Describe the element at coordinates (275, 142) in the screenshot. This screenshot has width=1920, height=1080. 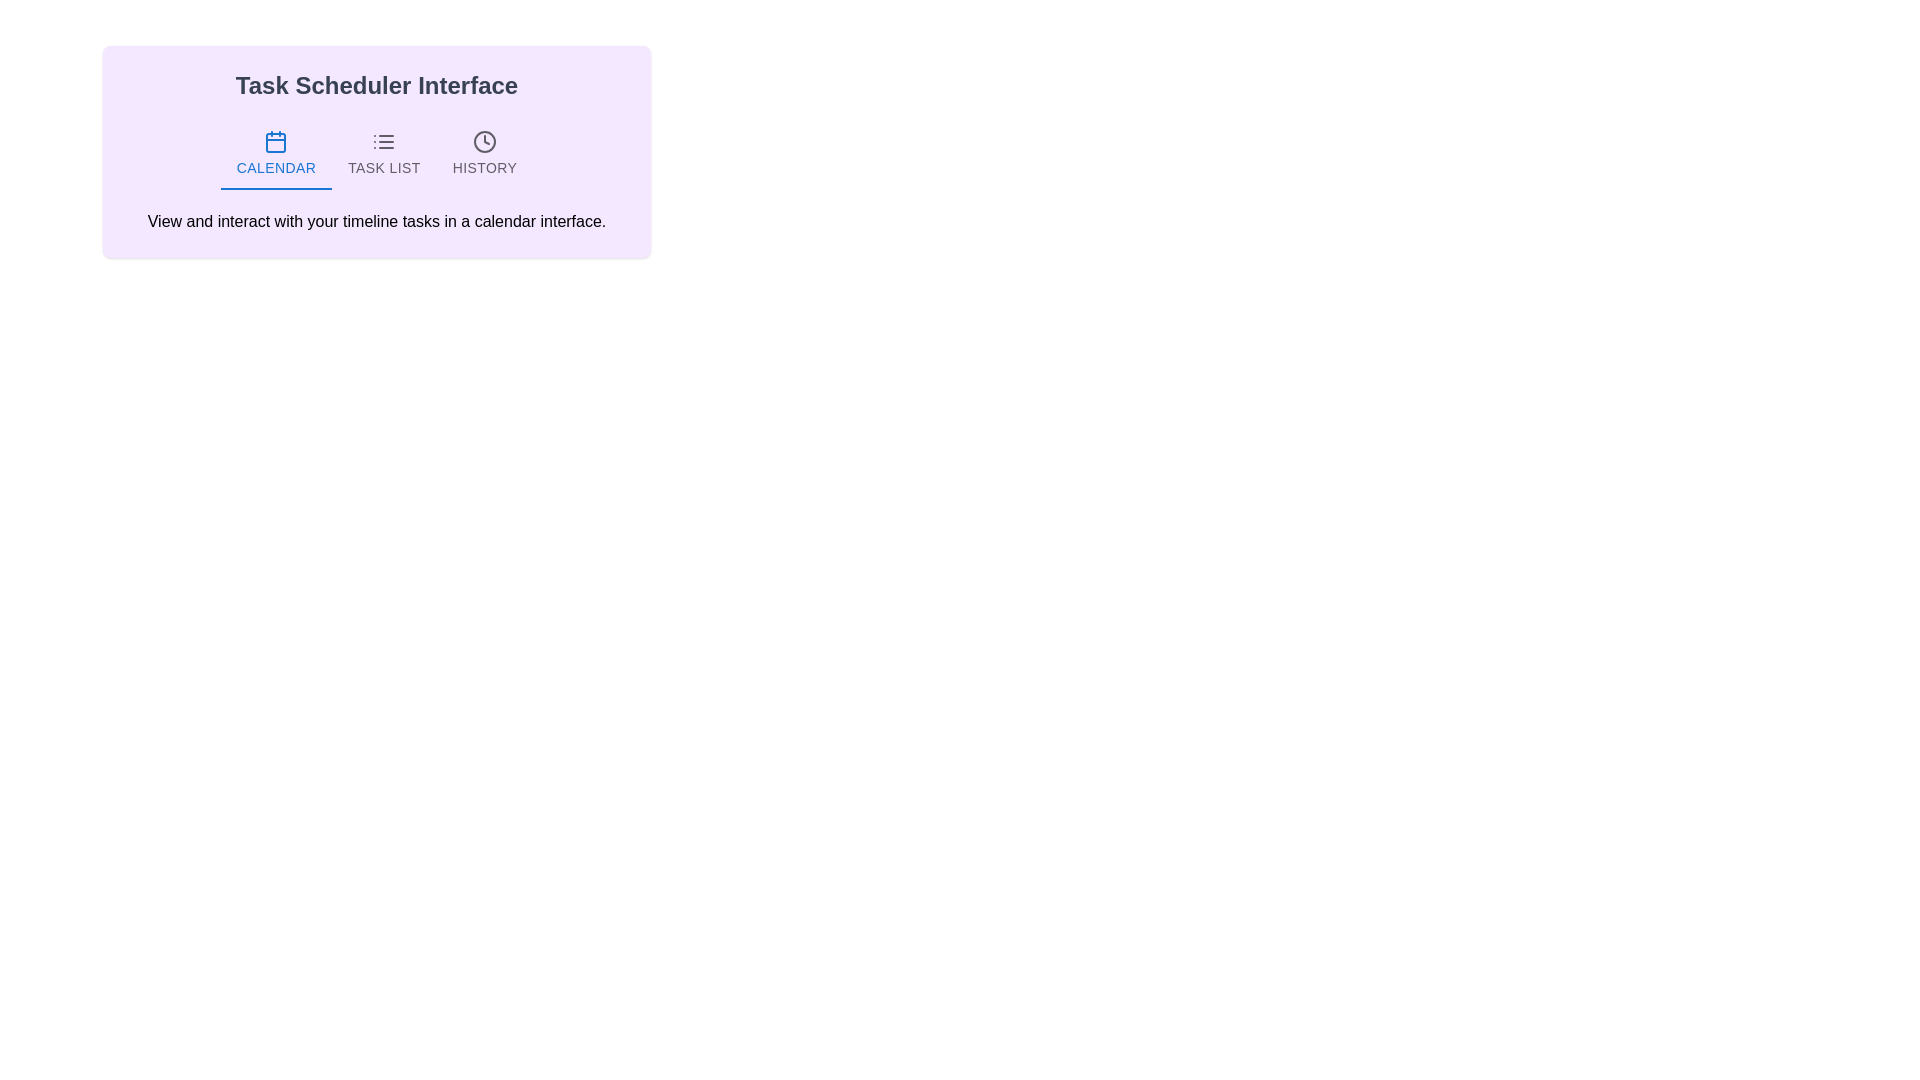
I see `the rounded rectangle element that serves as the main background area of the calendar icon within the Task Scheduler Interface tab bar` at that location.